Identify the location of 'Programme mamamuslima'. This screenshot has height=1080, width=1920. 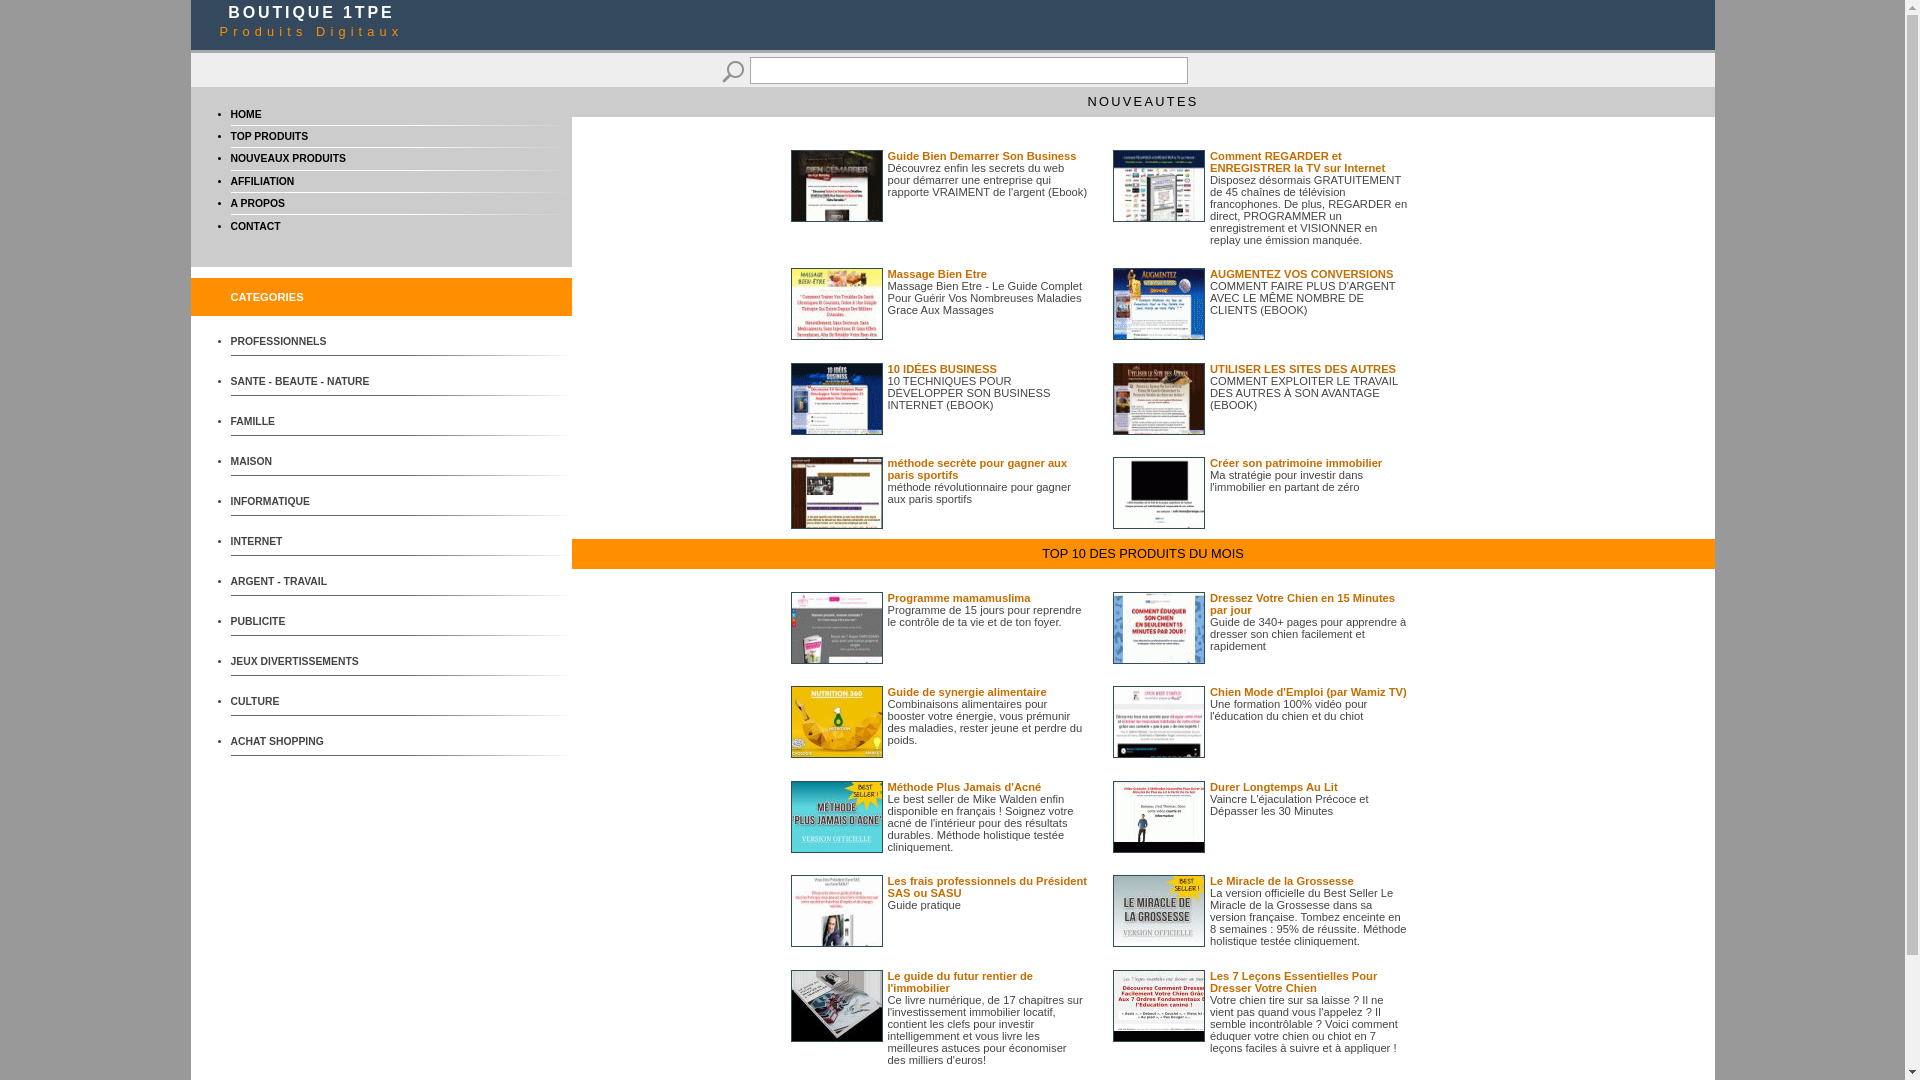
(958, 596).